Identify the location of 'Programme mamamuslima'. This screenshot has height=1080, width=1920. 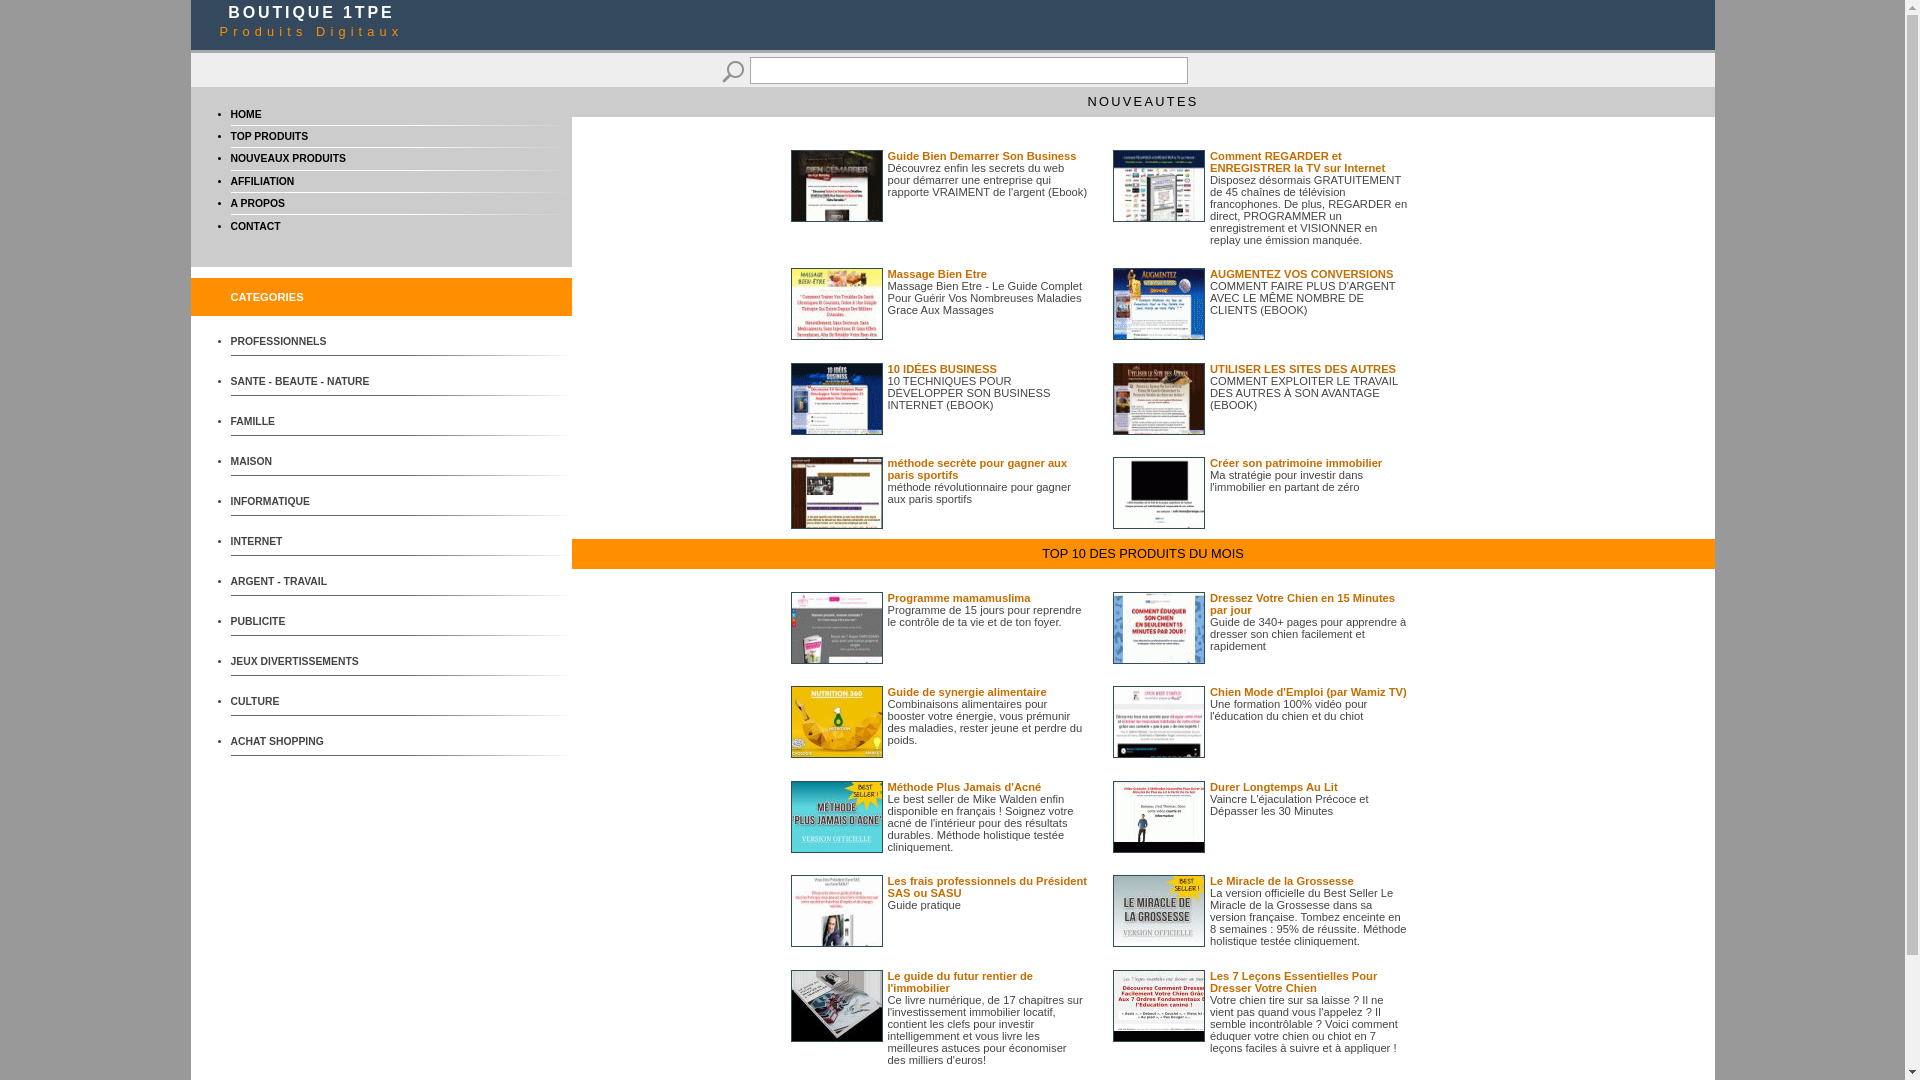
(958, 596).